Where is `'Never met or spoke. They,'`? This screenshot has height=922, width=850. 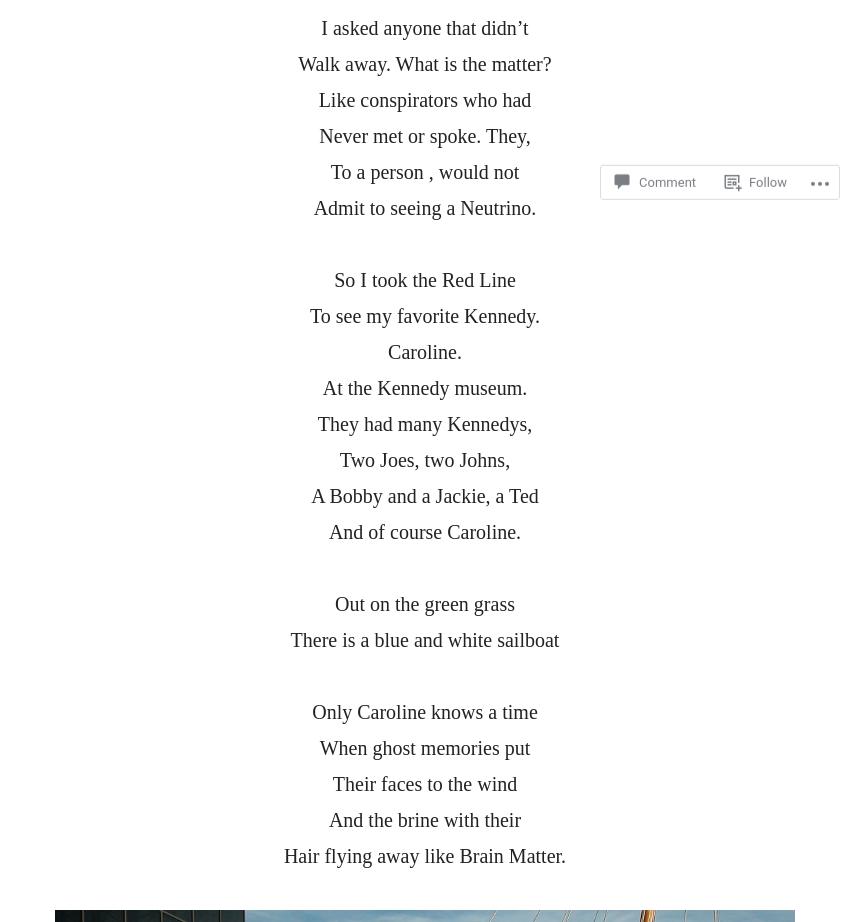
'Never met or spoke. They,' is located at coordinates (424, 135).